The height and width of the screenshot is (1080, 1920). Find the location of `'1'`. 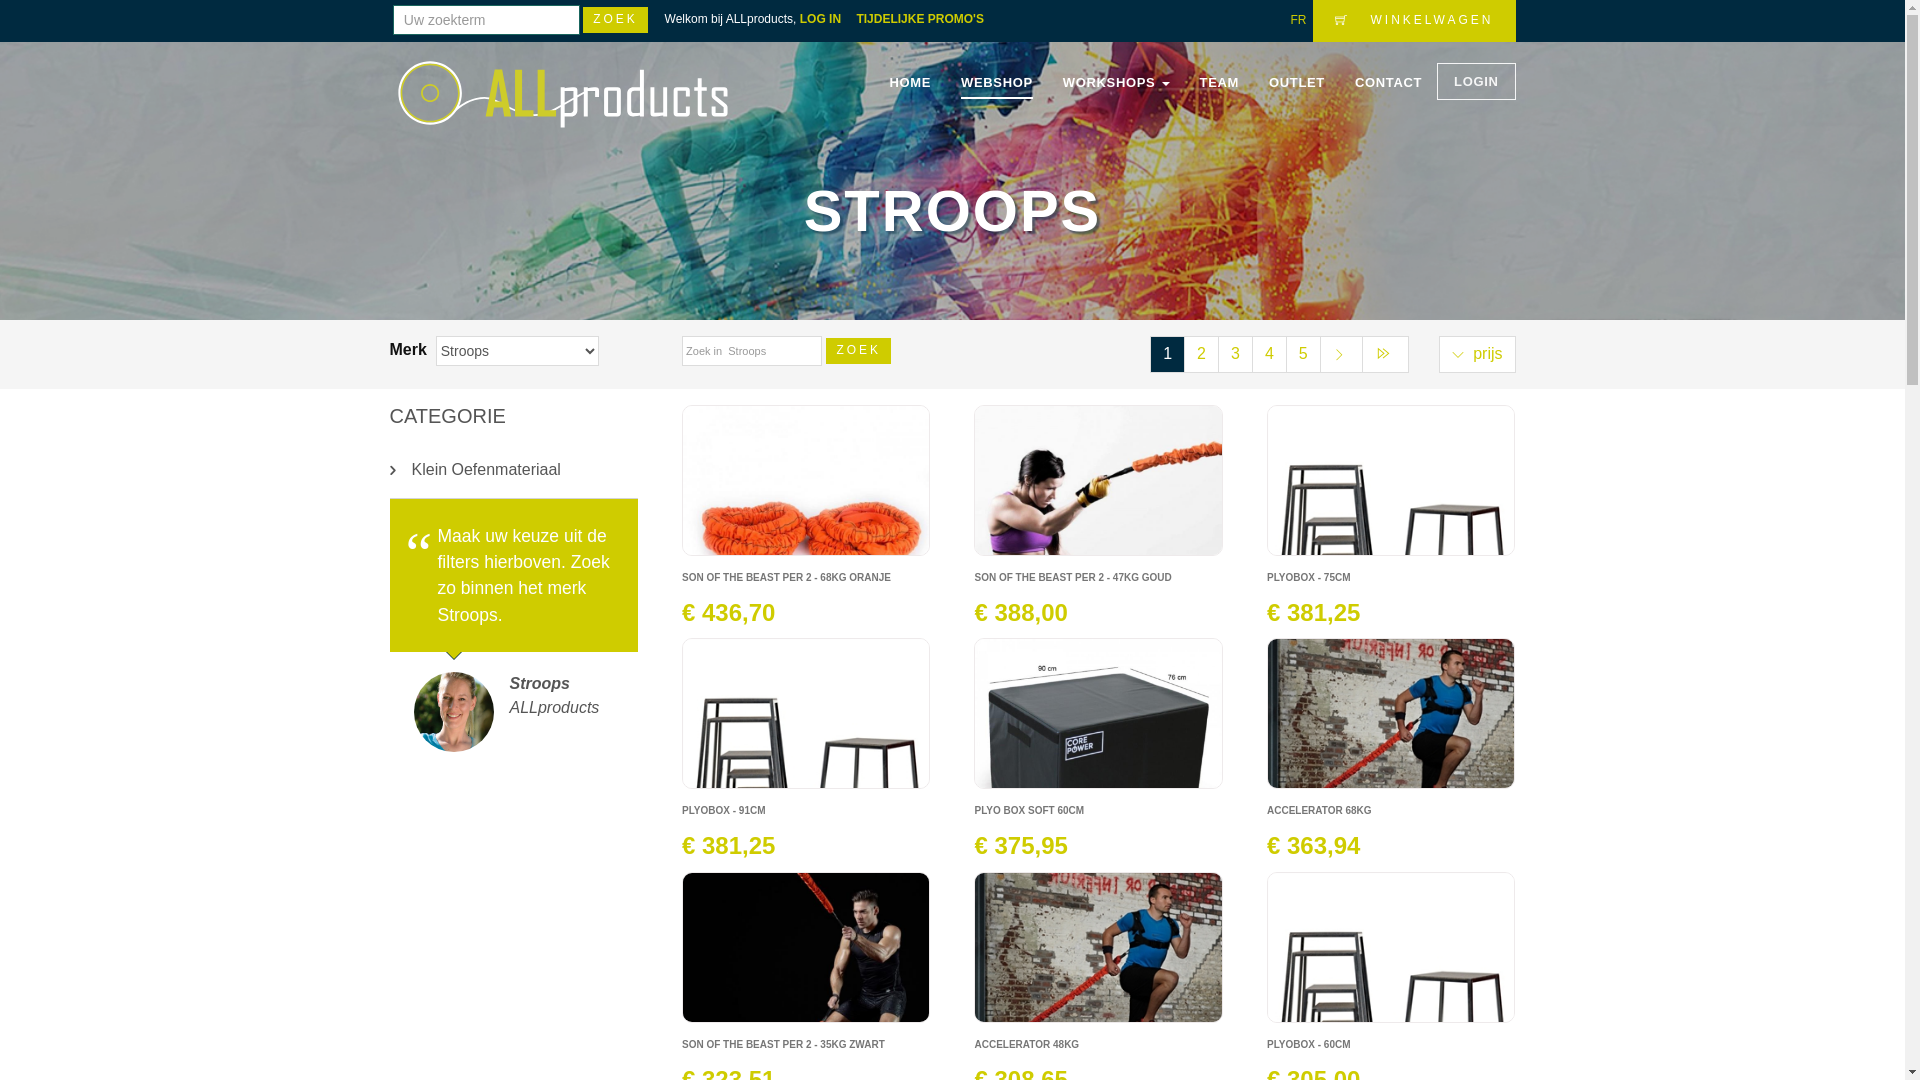

'1' is located at coordinates (1167, 353).